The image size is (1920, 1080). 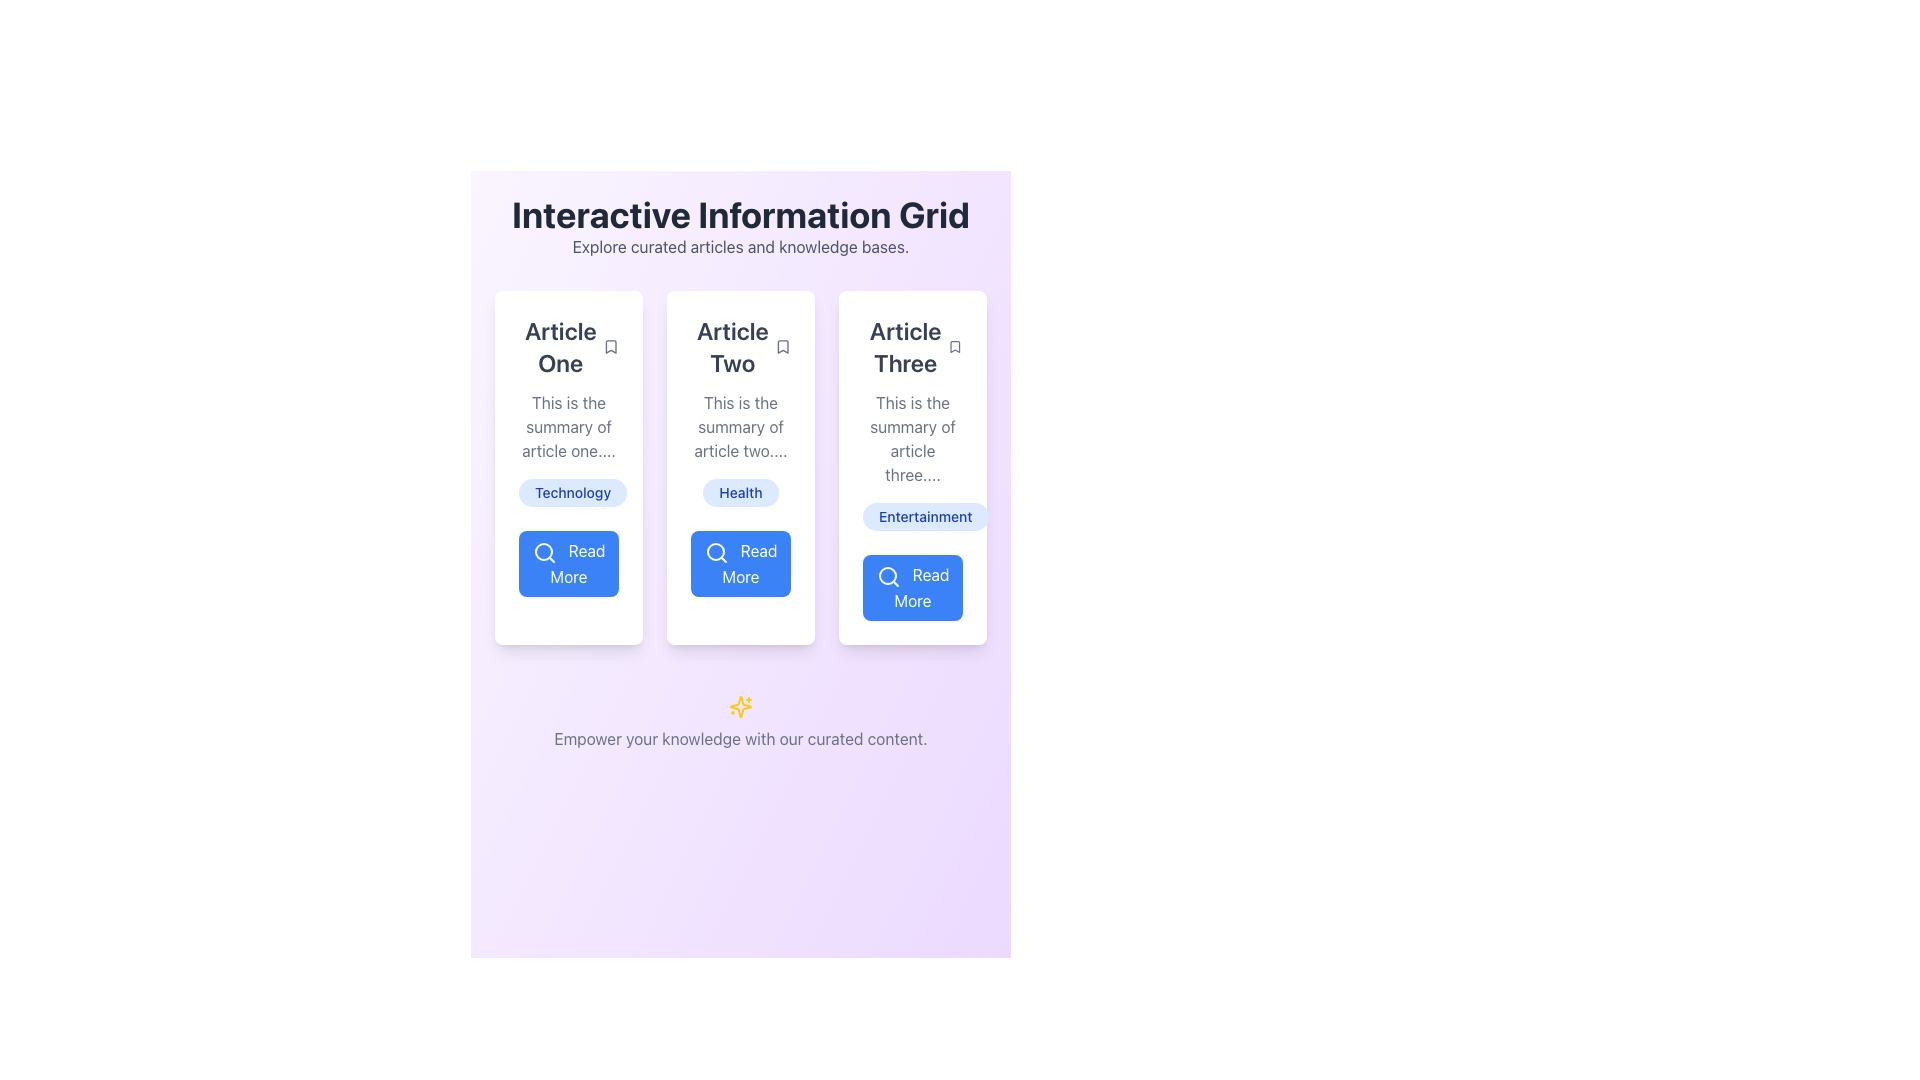 I want to click on the 'Read More' button with a blue background and white text, located at the bottom of the third card in a grid layout, so click(x=911, y=585).